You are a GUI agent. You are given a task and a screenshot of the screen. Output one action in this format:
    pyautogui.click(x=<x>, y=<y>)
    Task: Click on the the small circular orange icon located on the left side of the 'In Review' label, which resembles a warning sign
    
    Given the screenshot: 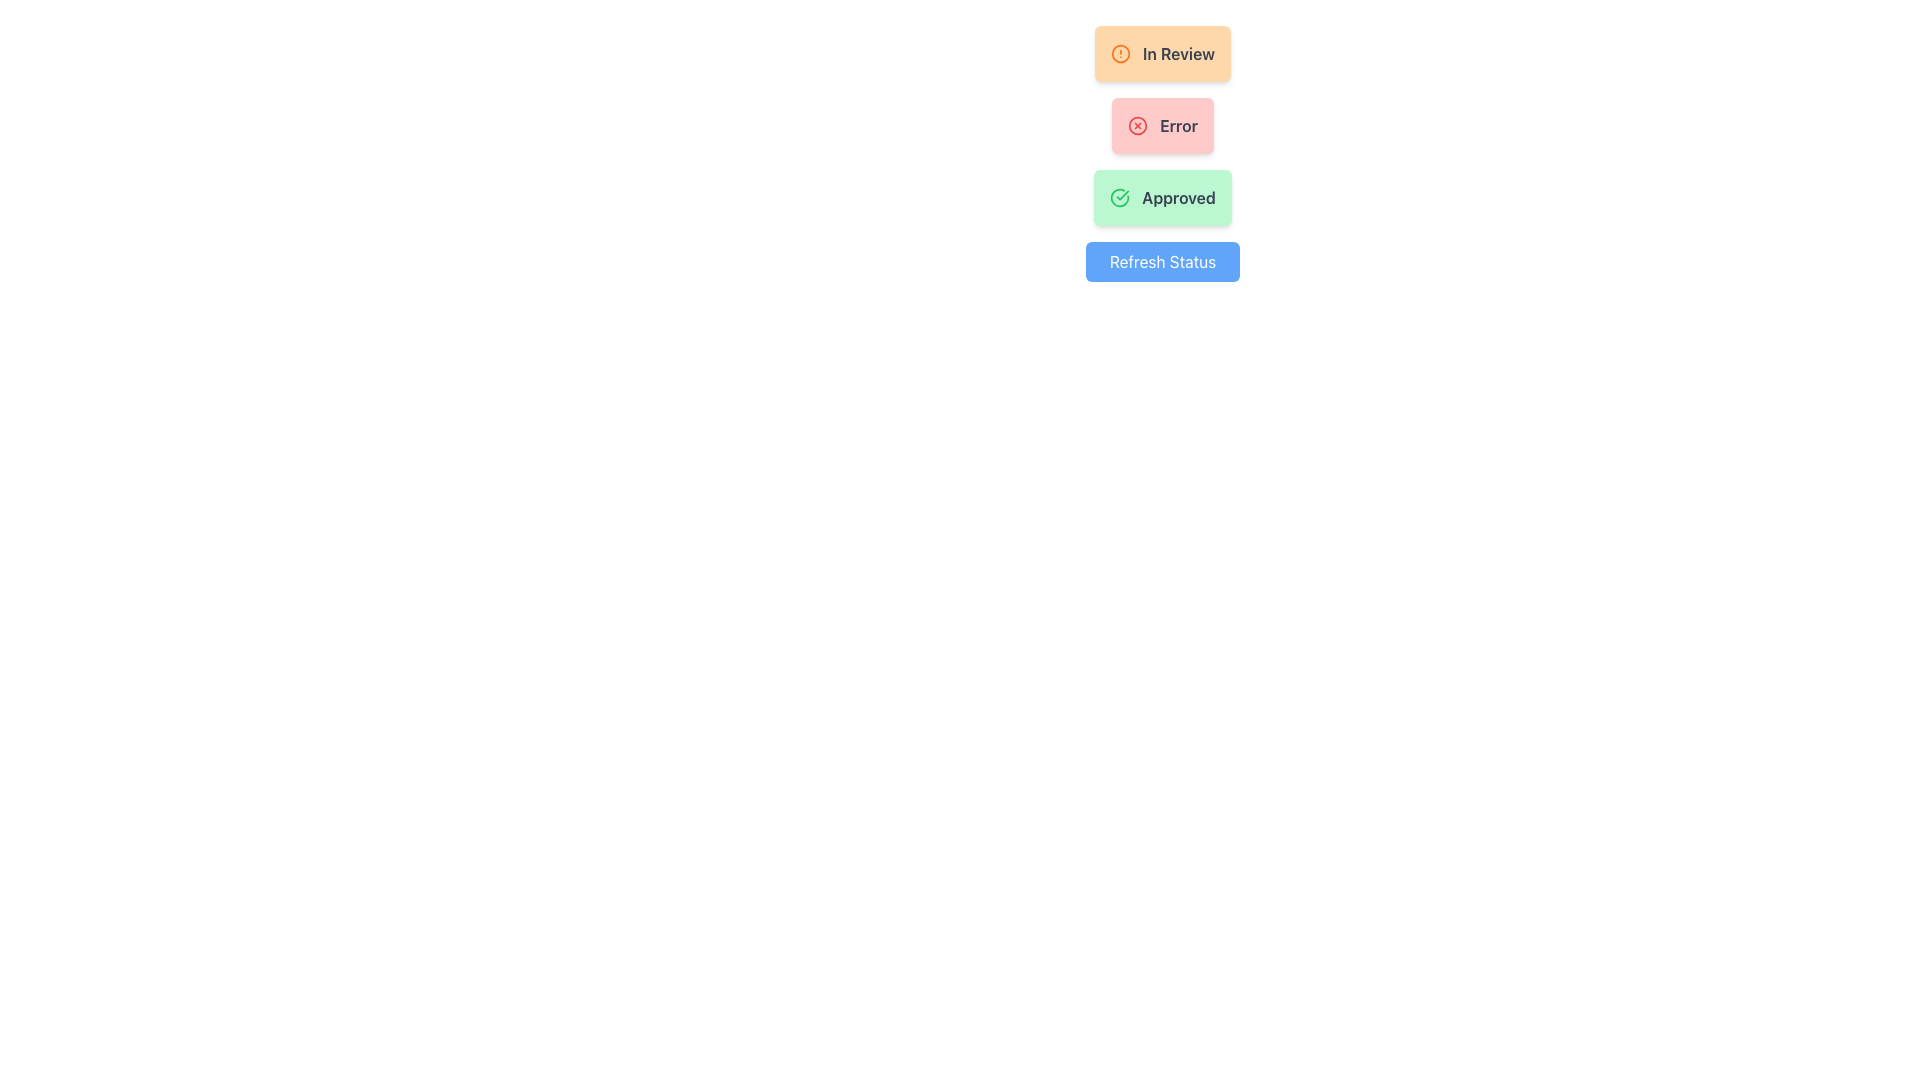 What is the action you would take?
    pyautogui.click(x=1121, y=53)
    